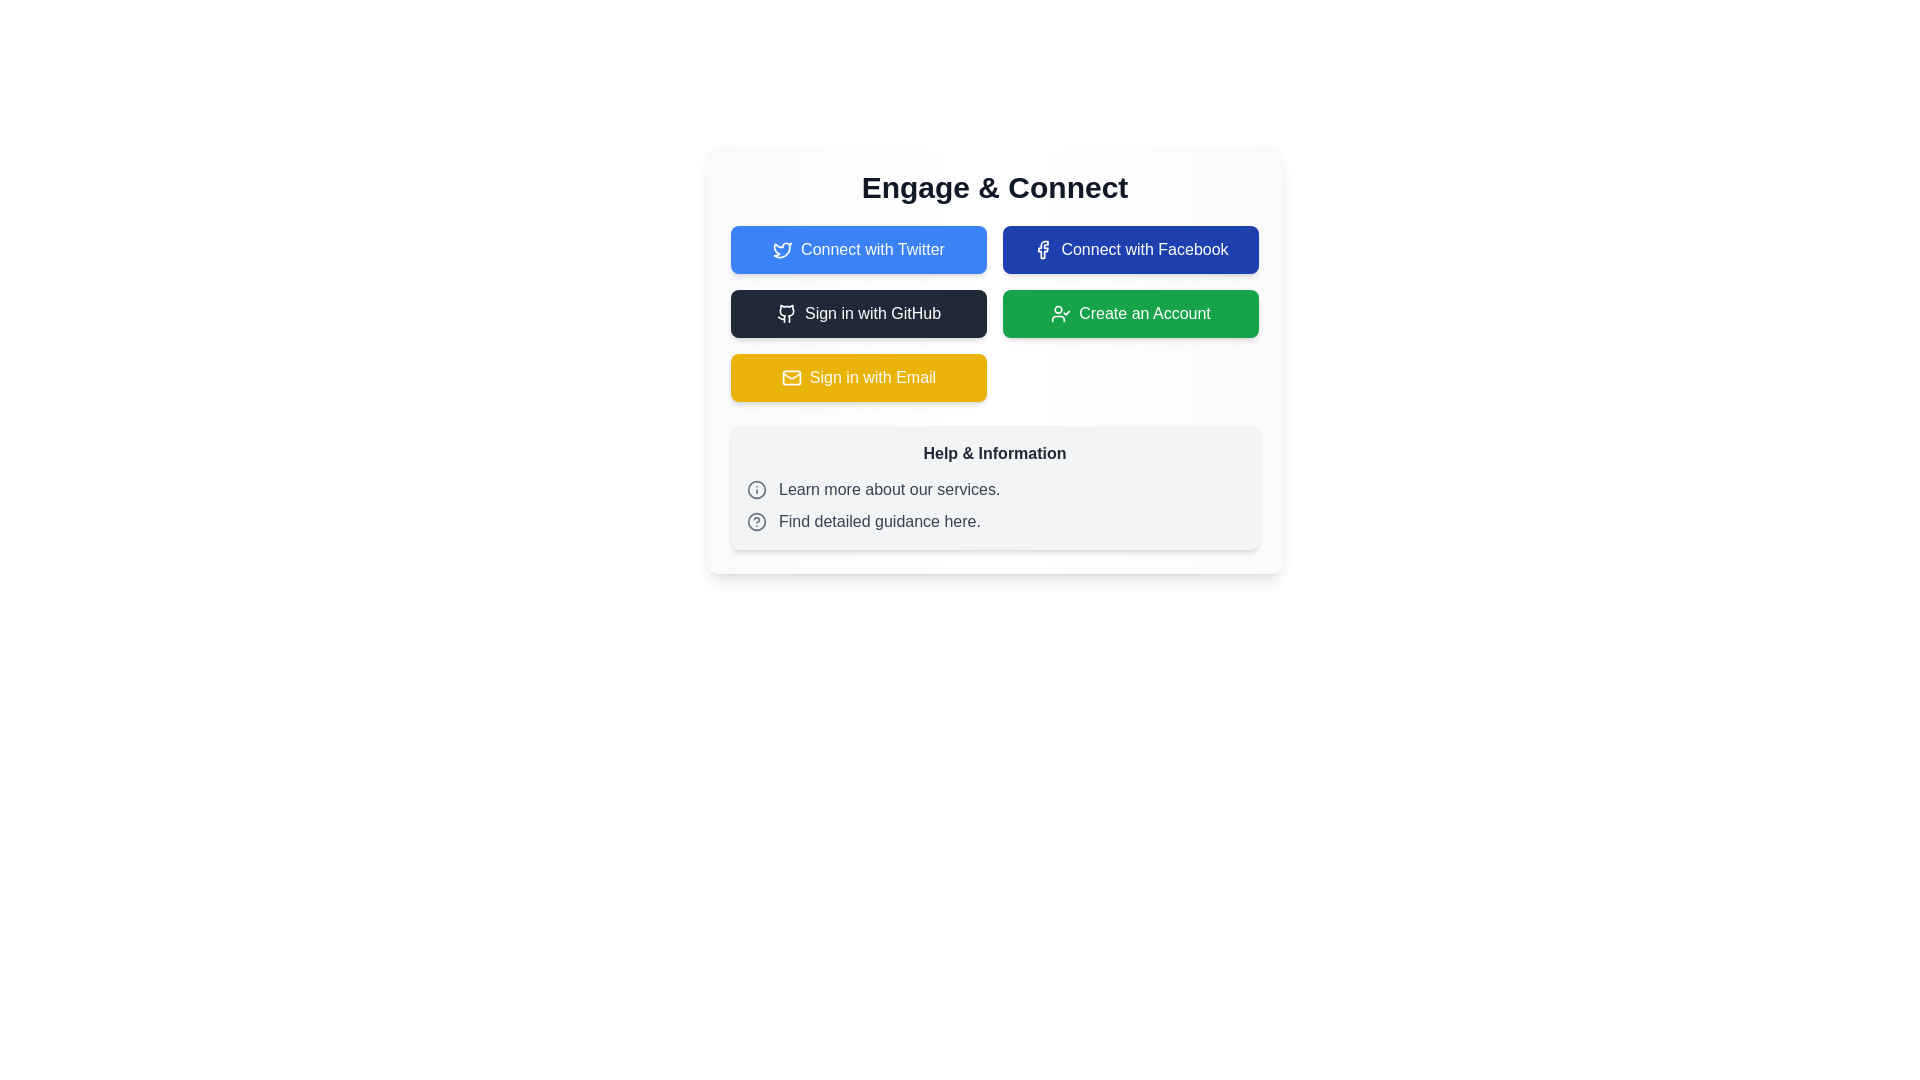 This screenshot has height=1080, width=1920. What do you see at coordinates (782, 249) in the screenshot?
I see `the small blue bird icon associated with Twitter, which is located at the leftmost part of the 'Connect with Twitter' button in the 'Engage & Connect' section` at bounding box center [782, 249].